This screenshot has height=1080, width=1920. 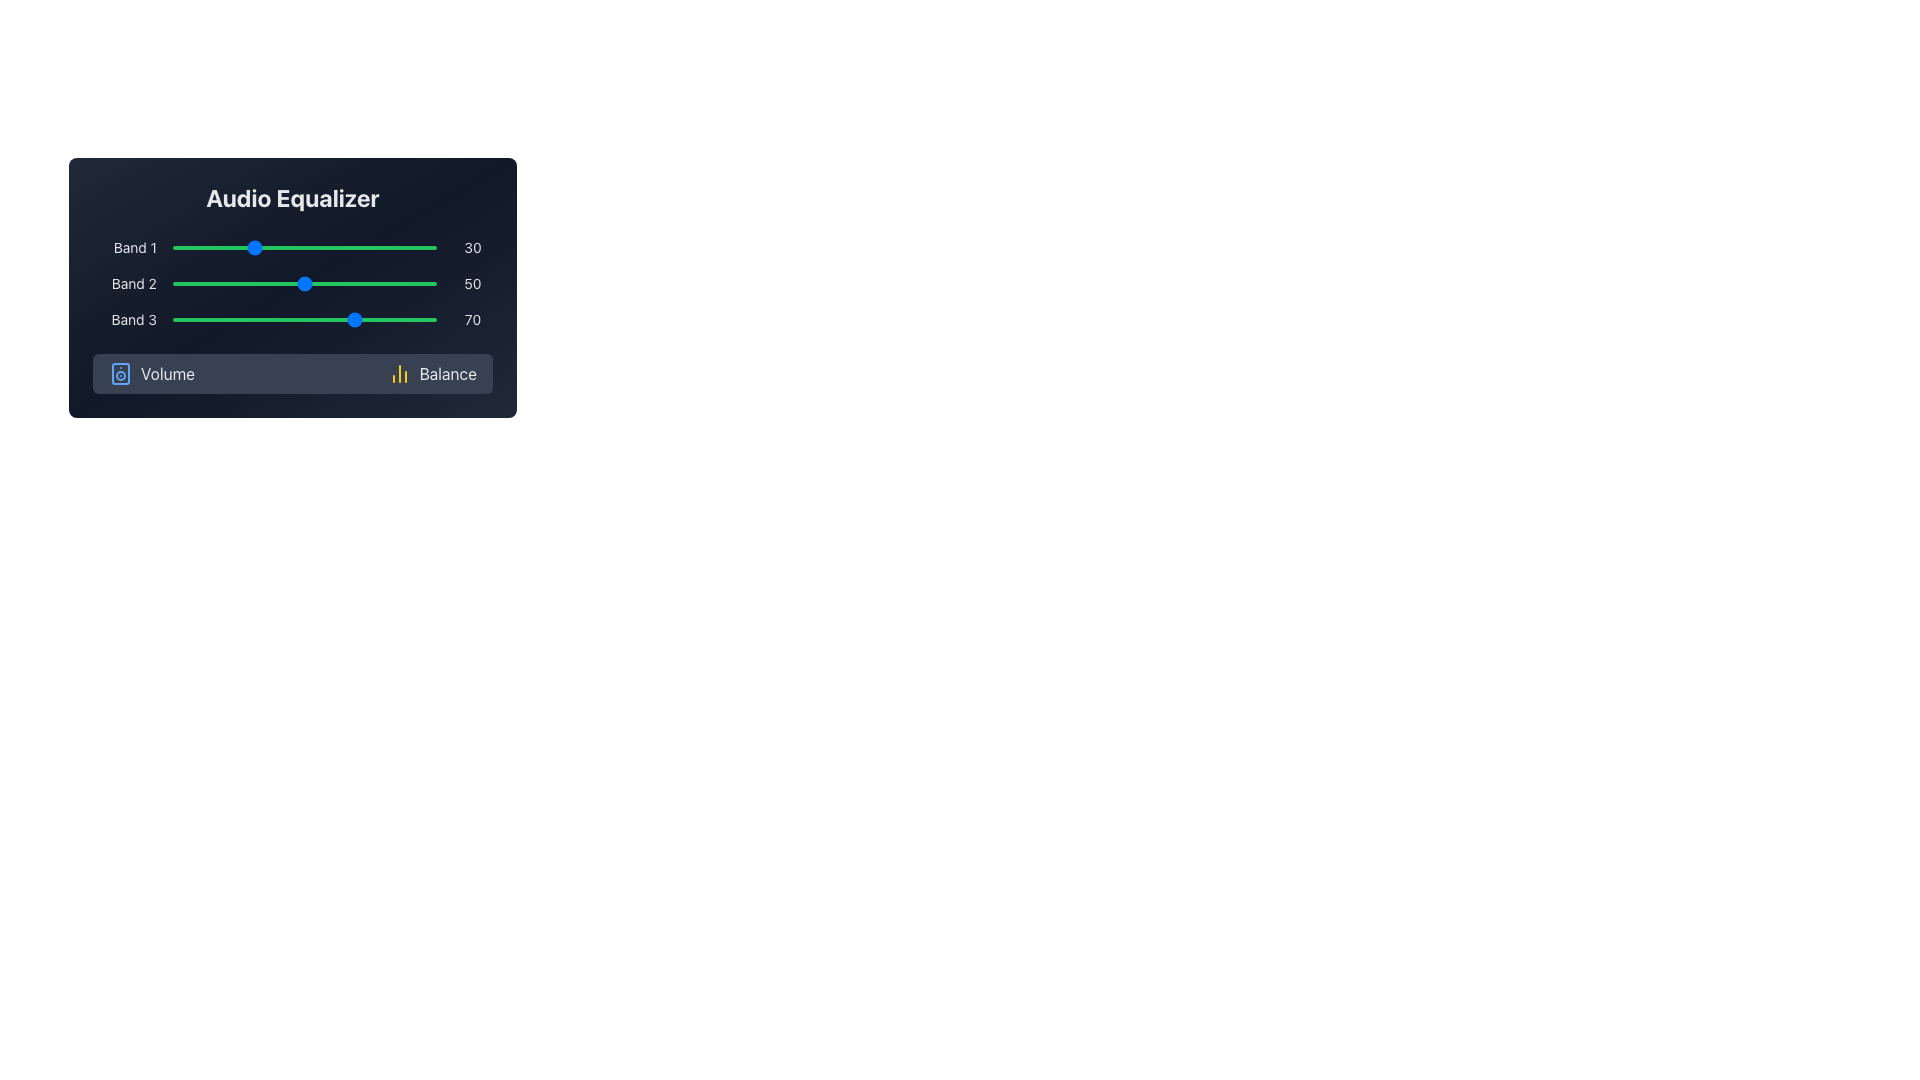 I want to click on the text label that identifies the function of the adjacent slider for 'Band 1' in the Audio Equalizer section, so click(x=123, y=246).